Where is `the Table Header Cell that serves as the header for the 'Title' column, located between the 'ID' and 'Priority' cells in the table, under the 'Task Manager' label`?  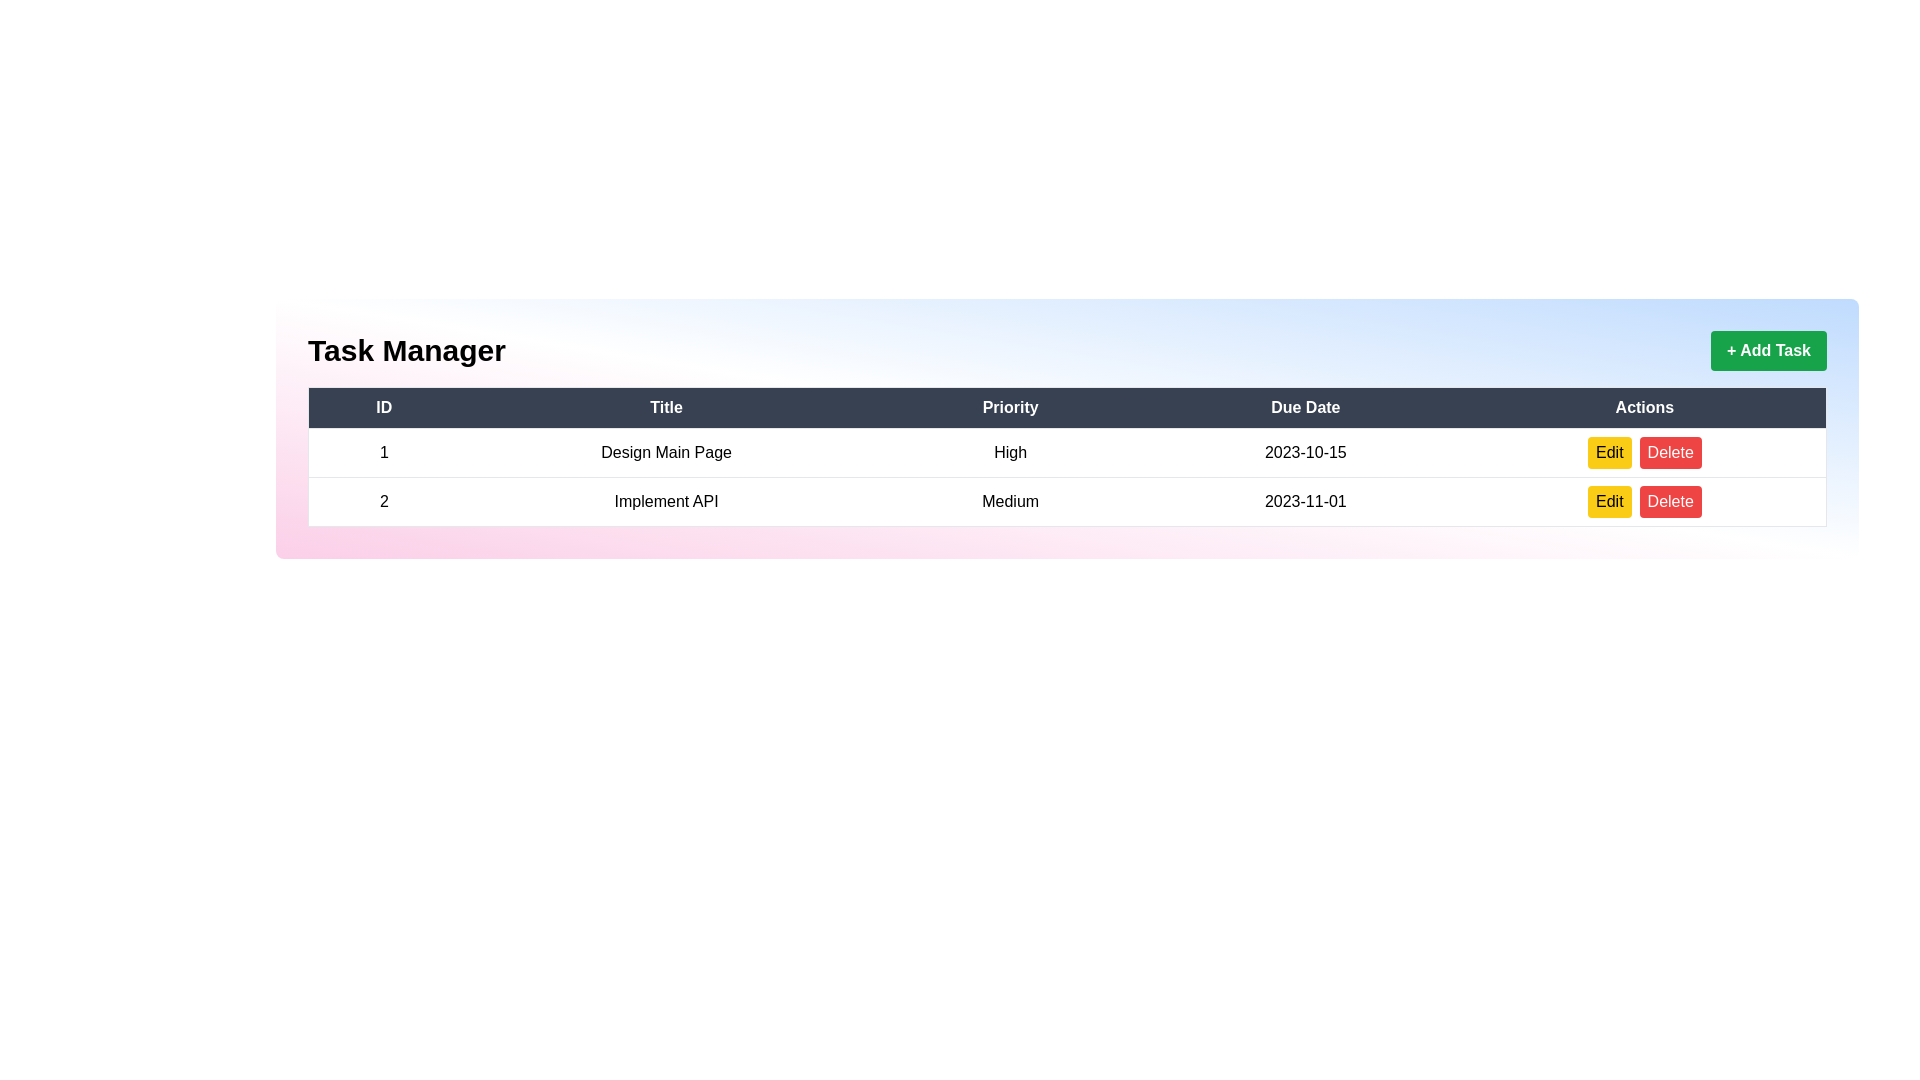
the Table Header Cell that serves as the header for the 'Title' column, located between the 'ID' and 'Priority' cells in the table, under the 'Task Manager' label is located at coordinates (666, 407).